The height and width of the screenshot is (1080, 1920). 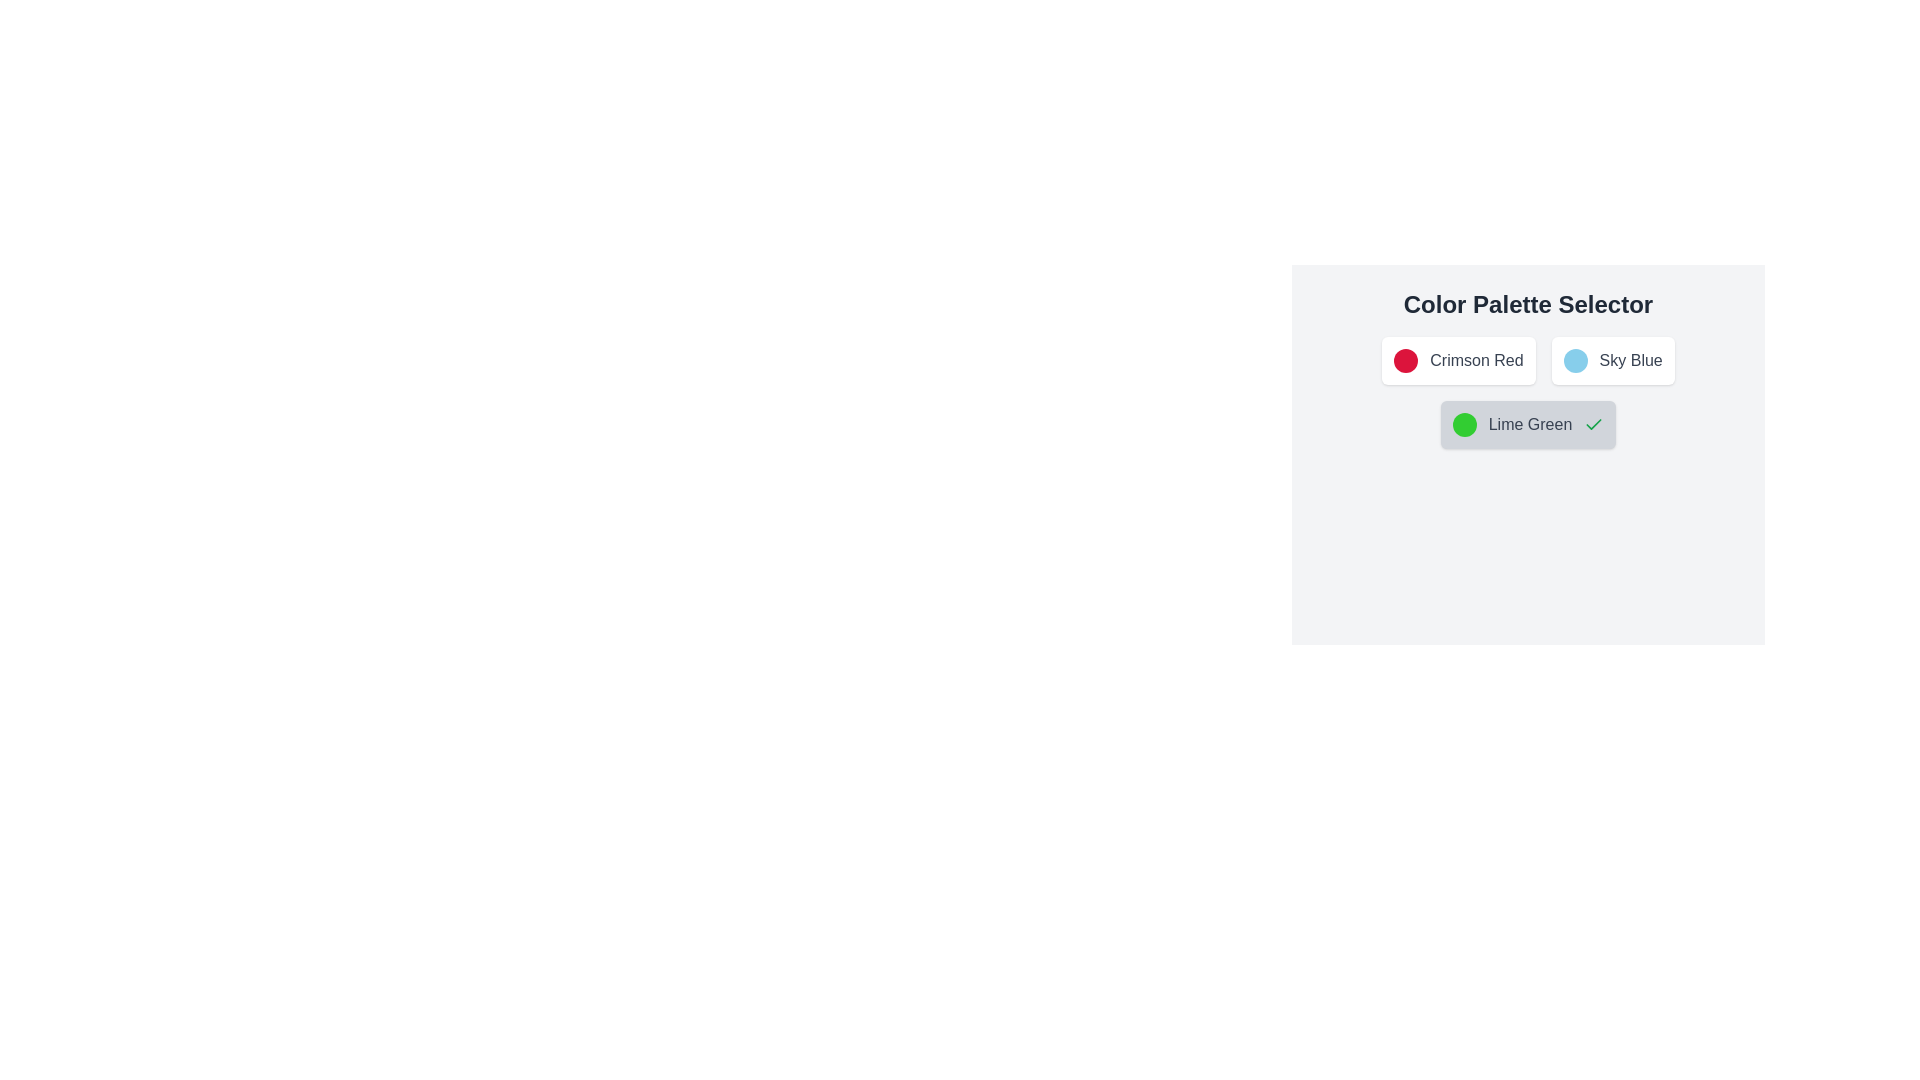 What do you see at coordinates (1459, 361) in the screenshot?
I see `the color palette item corresponding to Crimson Red to toggle its selection state` at bounding box center [1459, 361].